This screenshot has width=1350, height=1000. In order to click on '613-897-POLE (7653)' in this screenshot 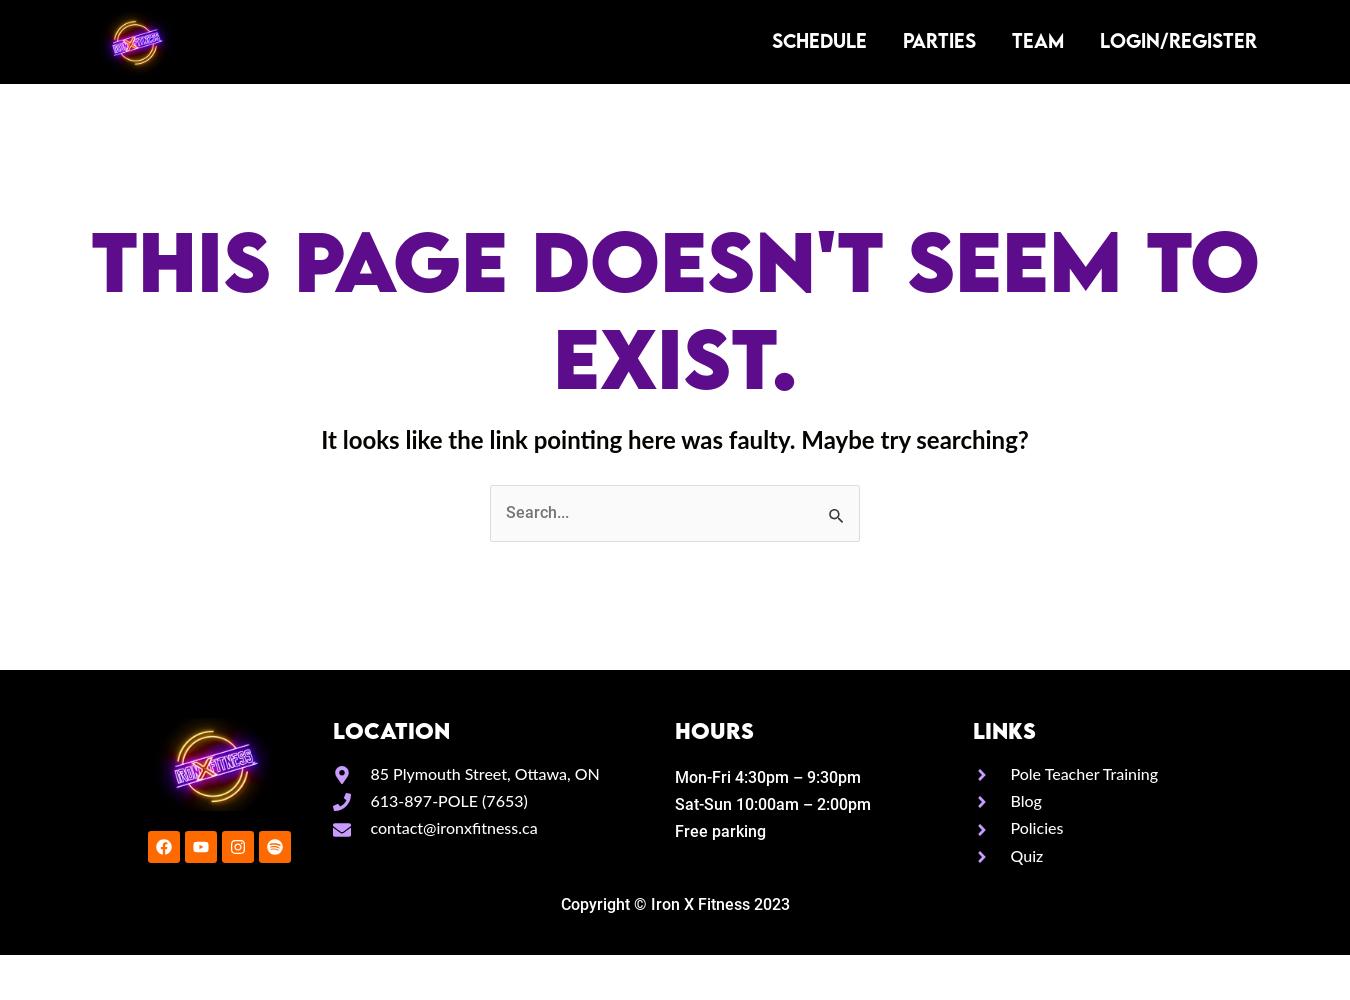, I will do `click(370, 802)`.